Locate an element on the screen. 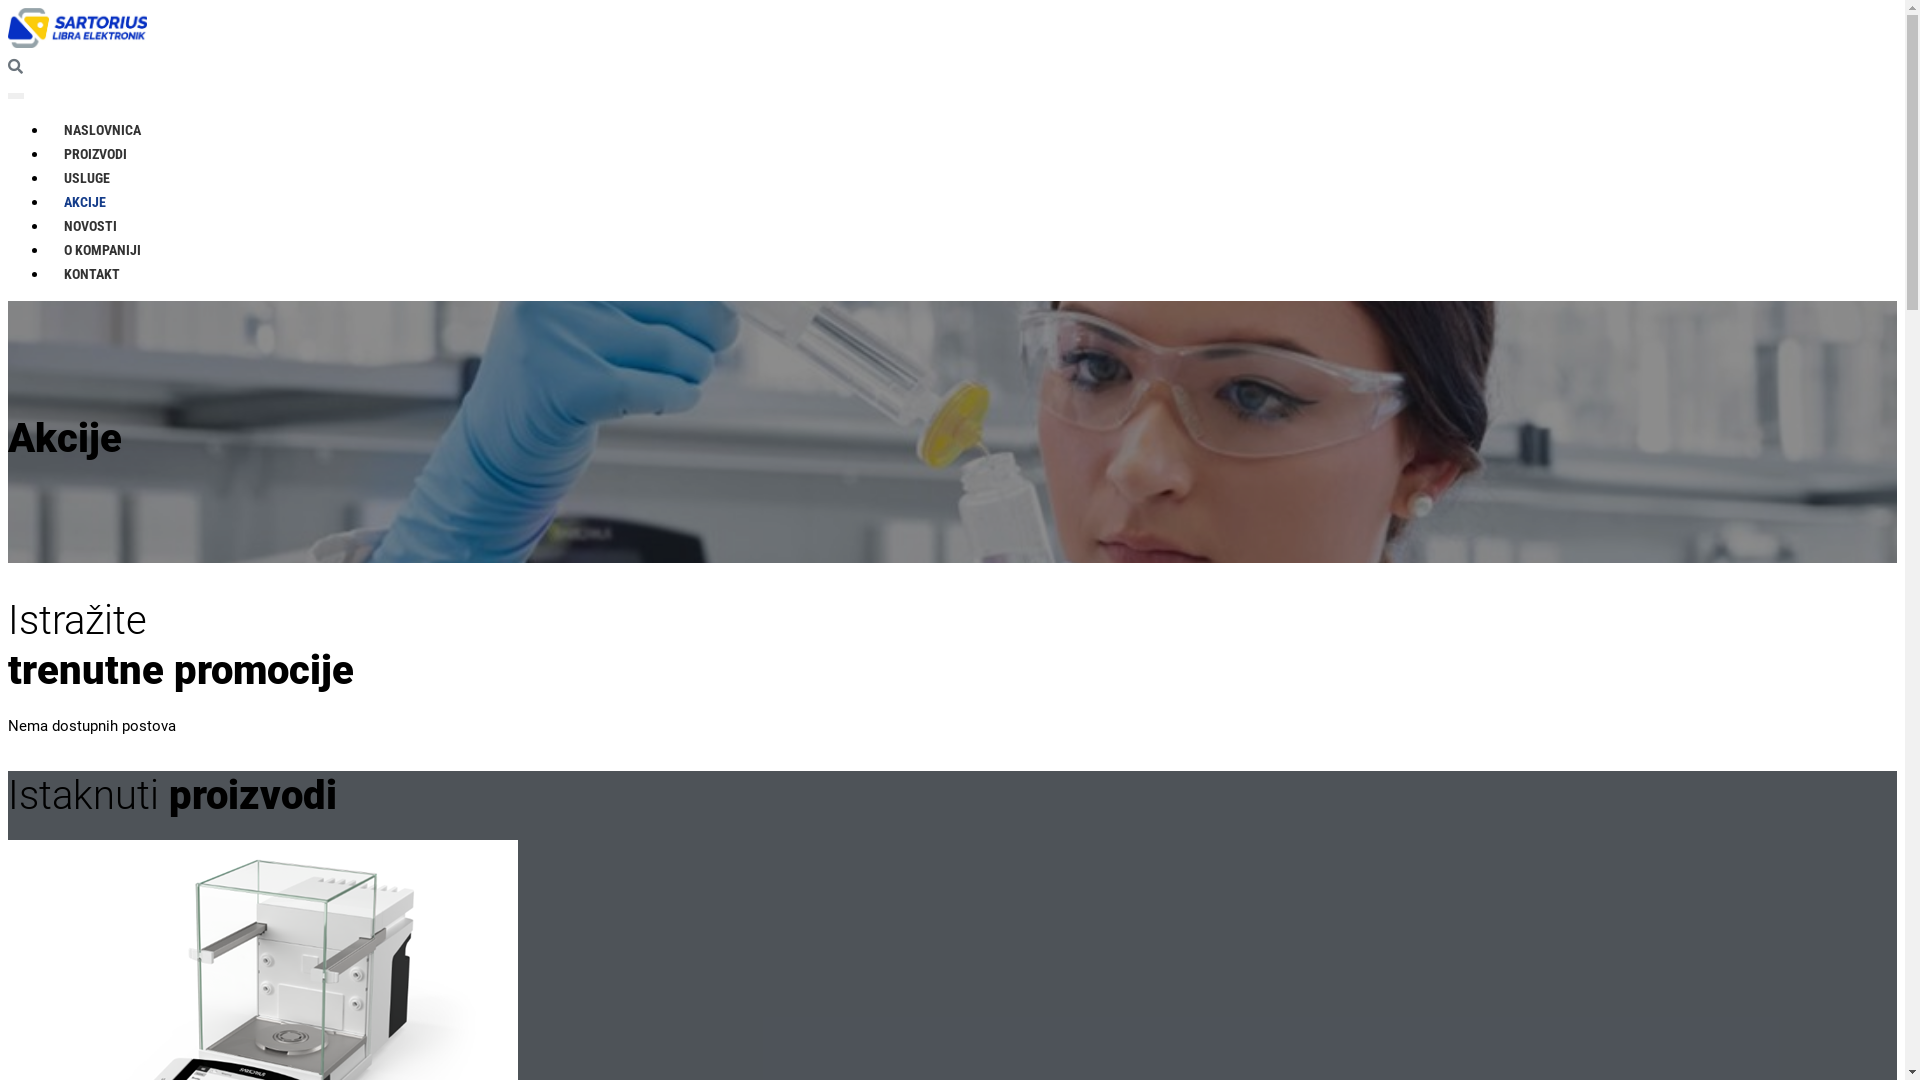 Image resolution: width=1920 pixels, height=1080 pixels. 'USLUGE' is located at coordinates (85, 176).